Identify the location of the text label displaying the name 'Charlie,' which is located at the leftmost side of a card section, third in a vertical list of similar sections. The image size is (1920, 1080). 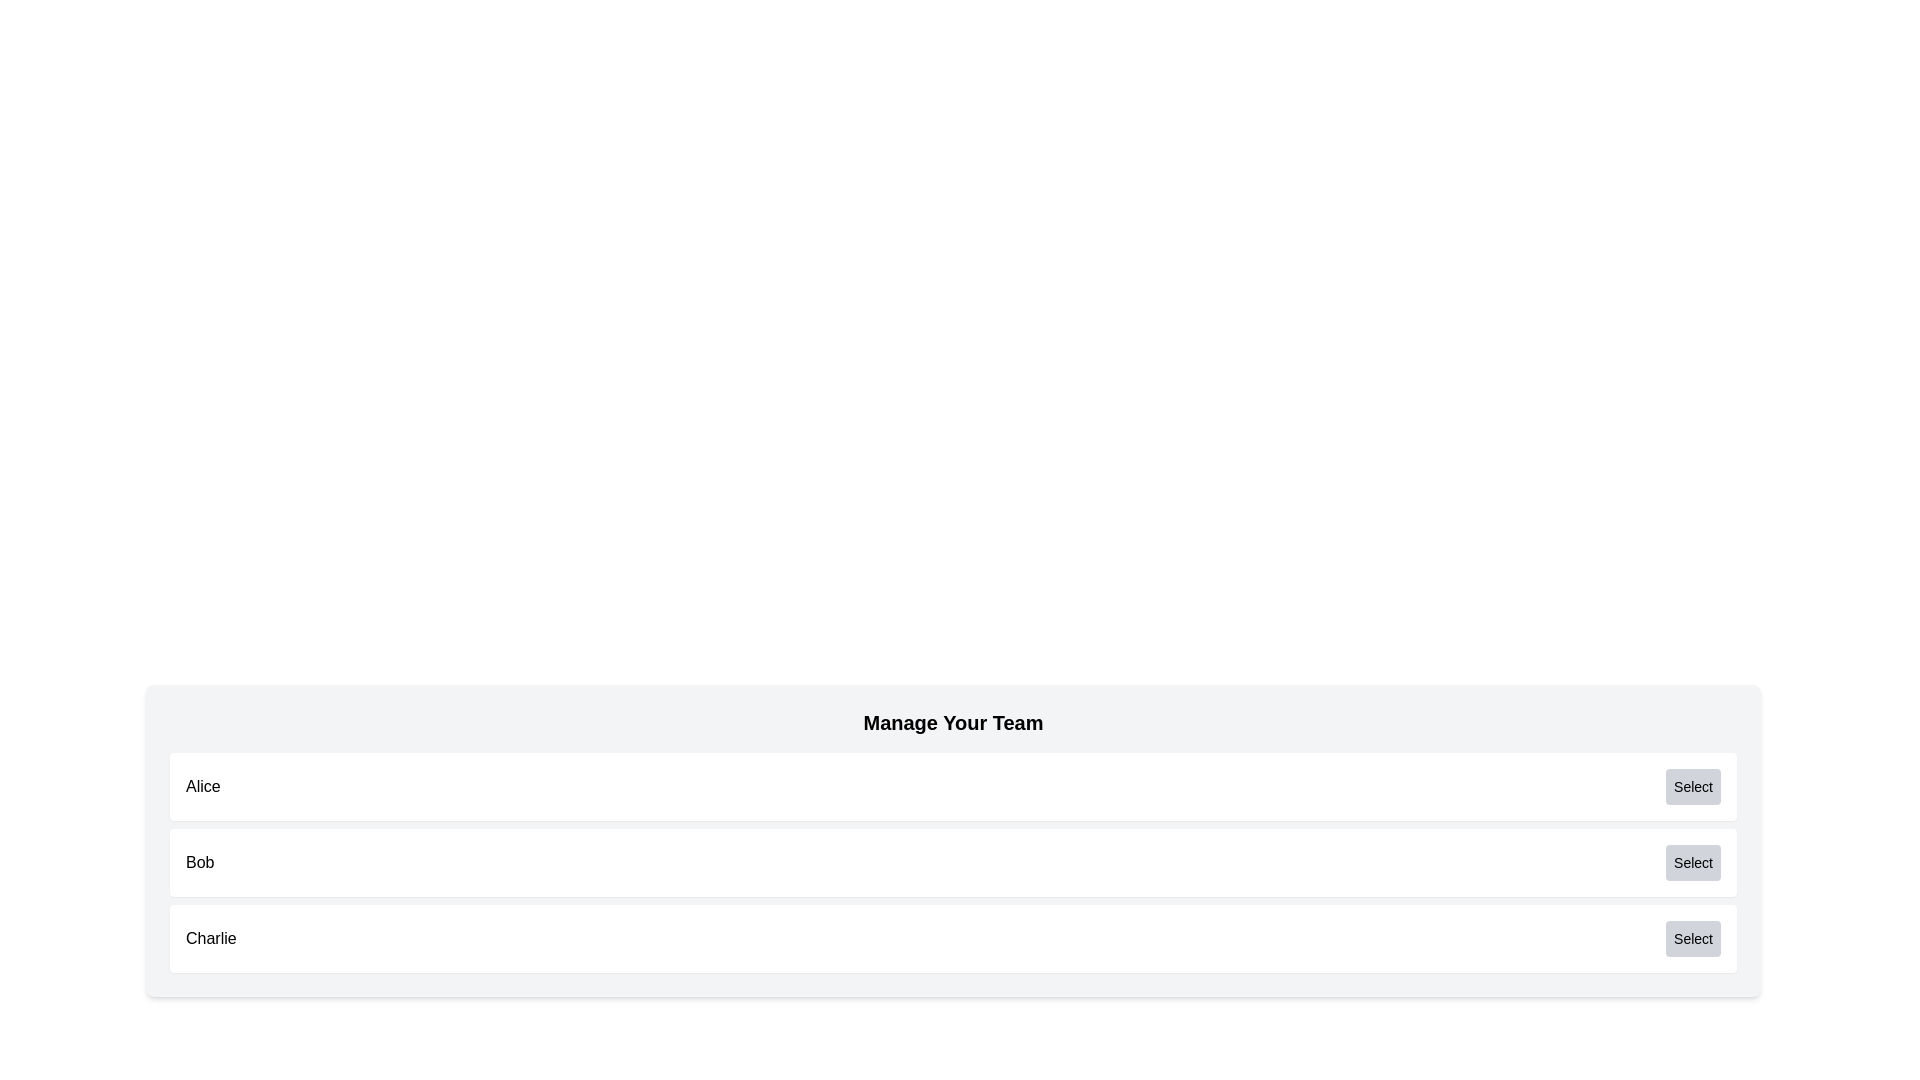
(211, 938).